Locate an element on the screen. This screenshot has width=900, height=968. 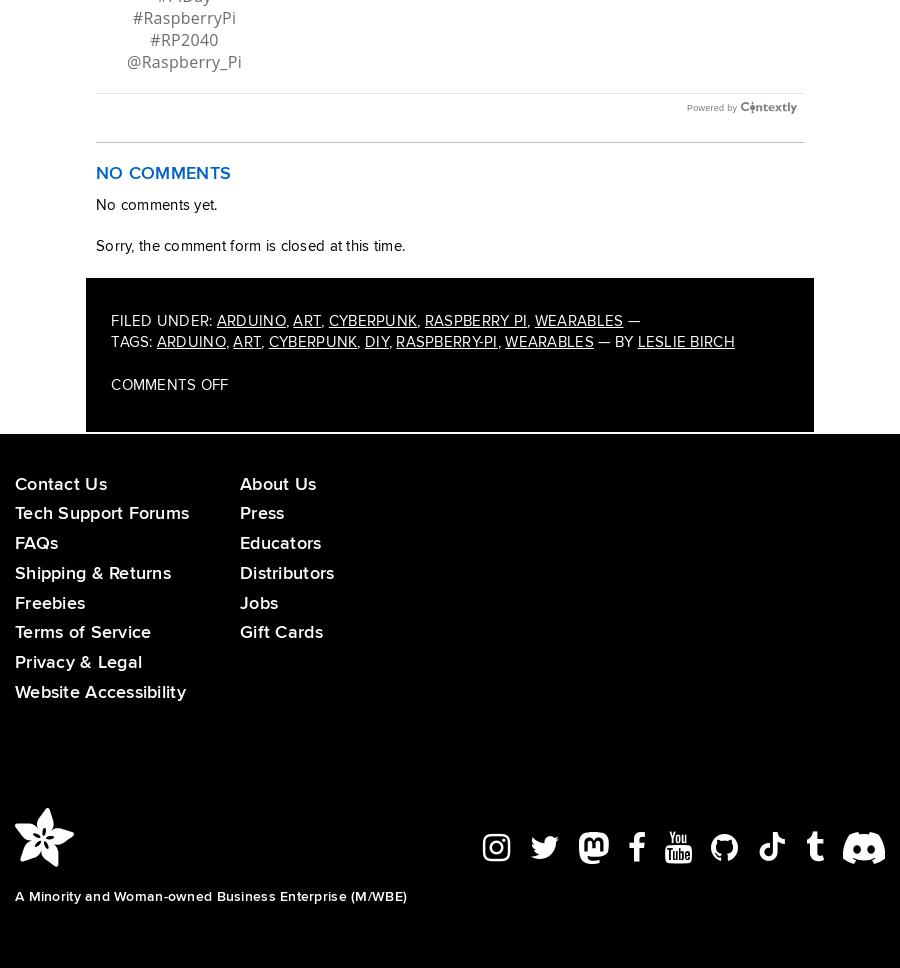
'No comments yet.' is located at coordinates (156, 224).